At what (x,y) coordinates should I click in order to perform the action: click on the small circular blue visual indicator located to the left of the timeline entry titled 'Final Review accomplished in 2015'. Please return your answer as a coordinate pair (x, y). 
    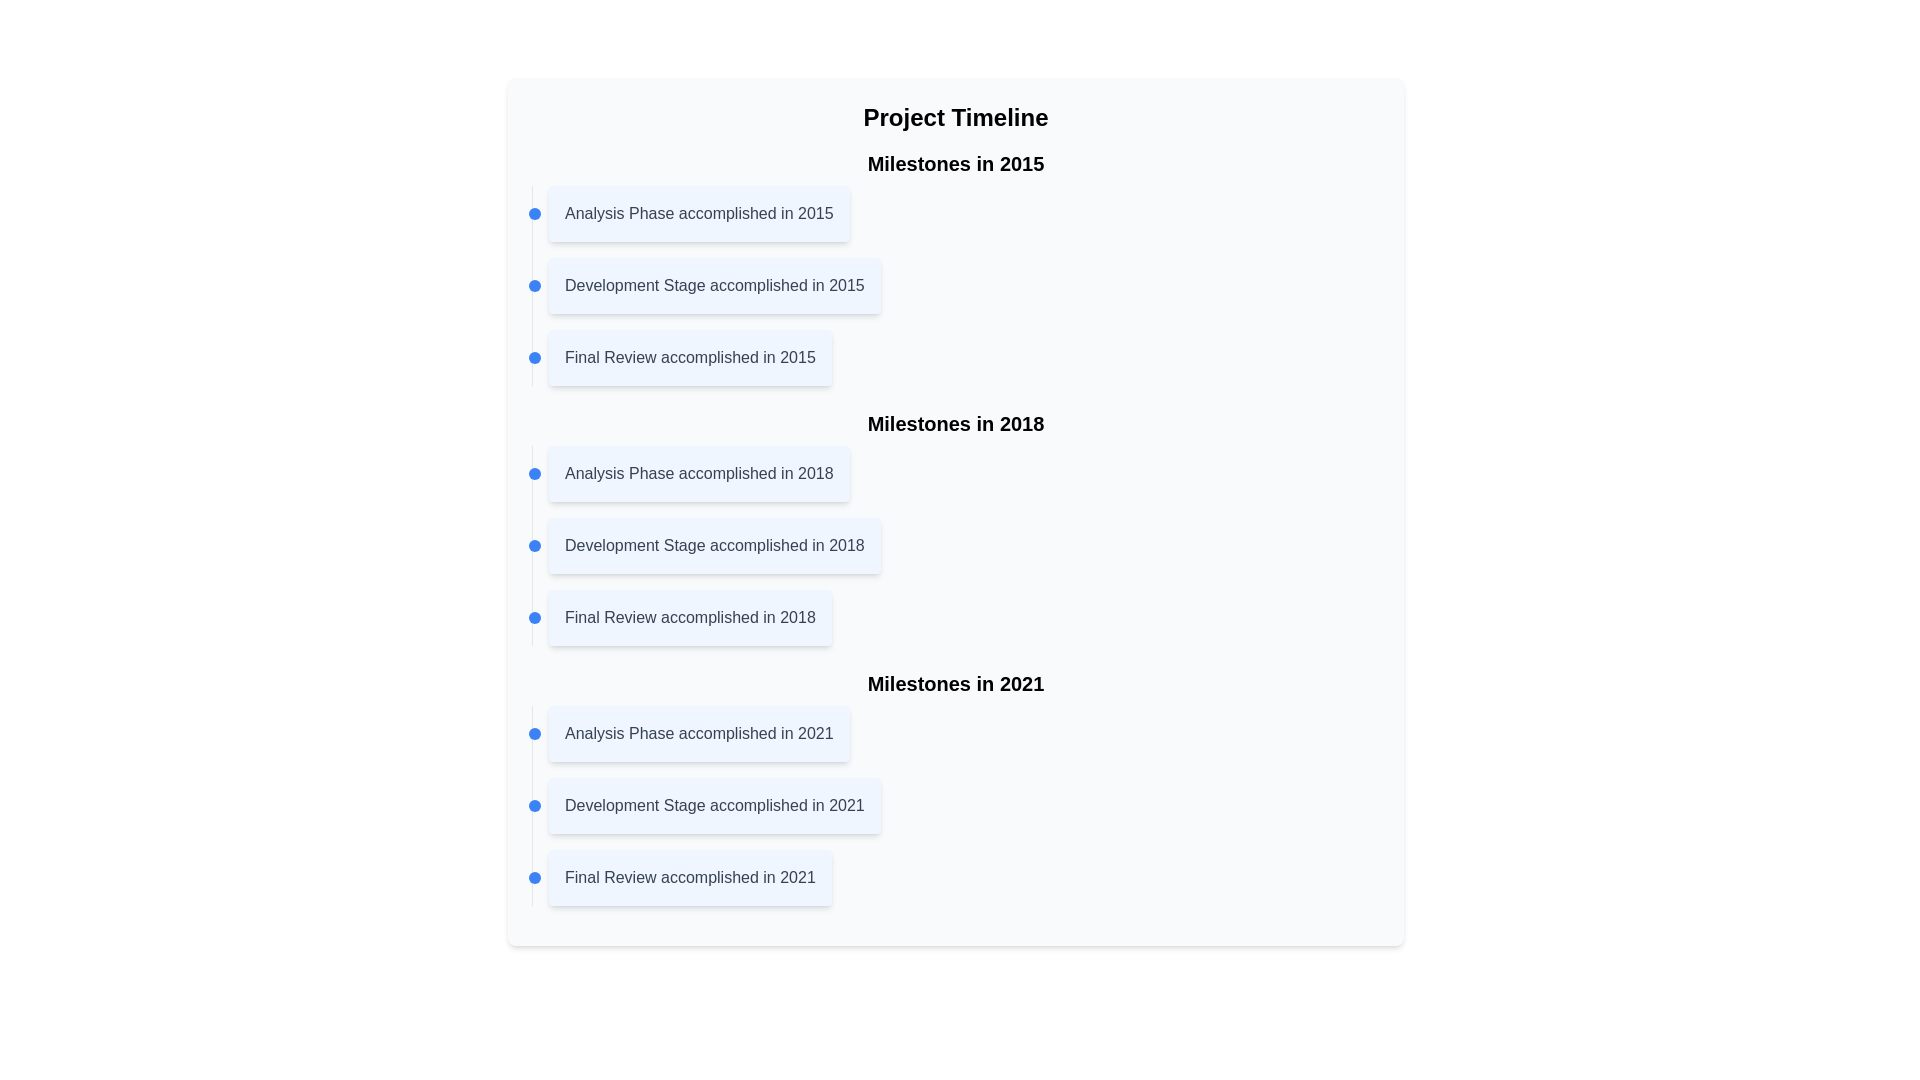
    Looking at the image, I should click on (534, 357).